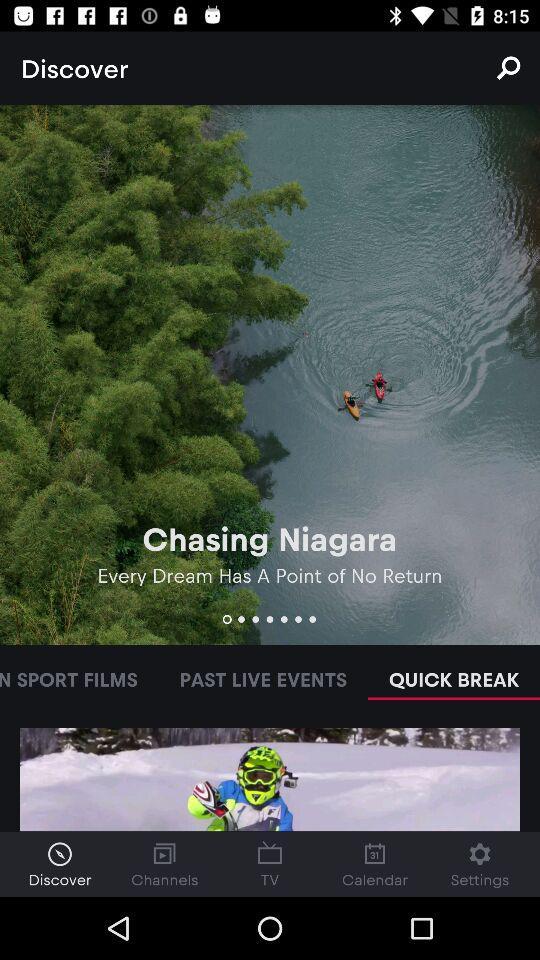  What do you see at coordinates (508, 68) in the screenshot?
I see `item next to the discover` at bounding box center [508, 68].